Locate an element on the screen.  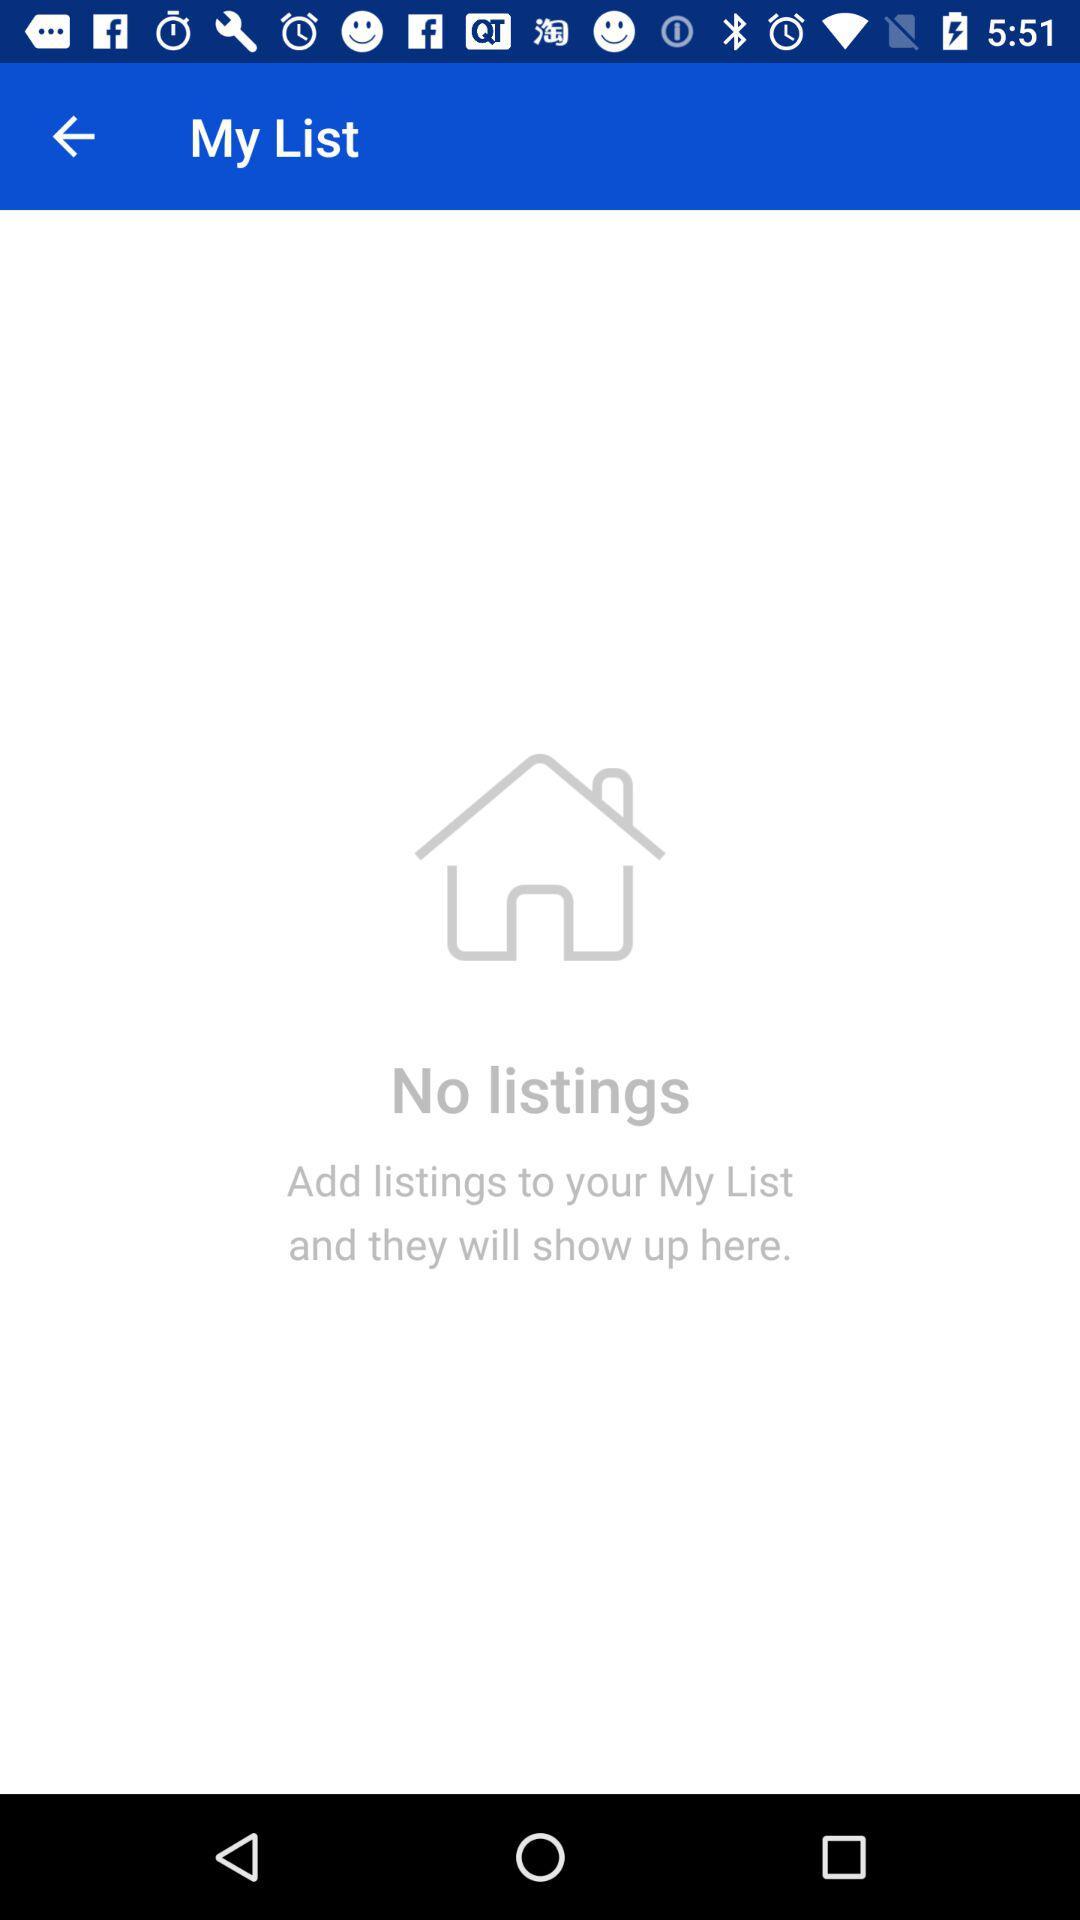
the icon above the no listings item is located at coordinates (72, 135).